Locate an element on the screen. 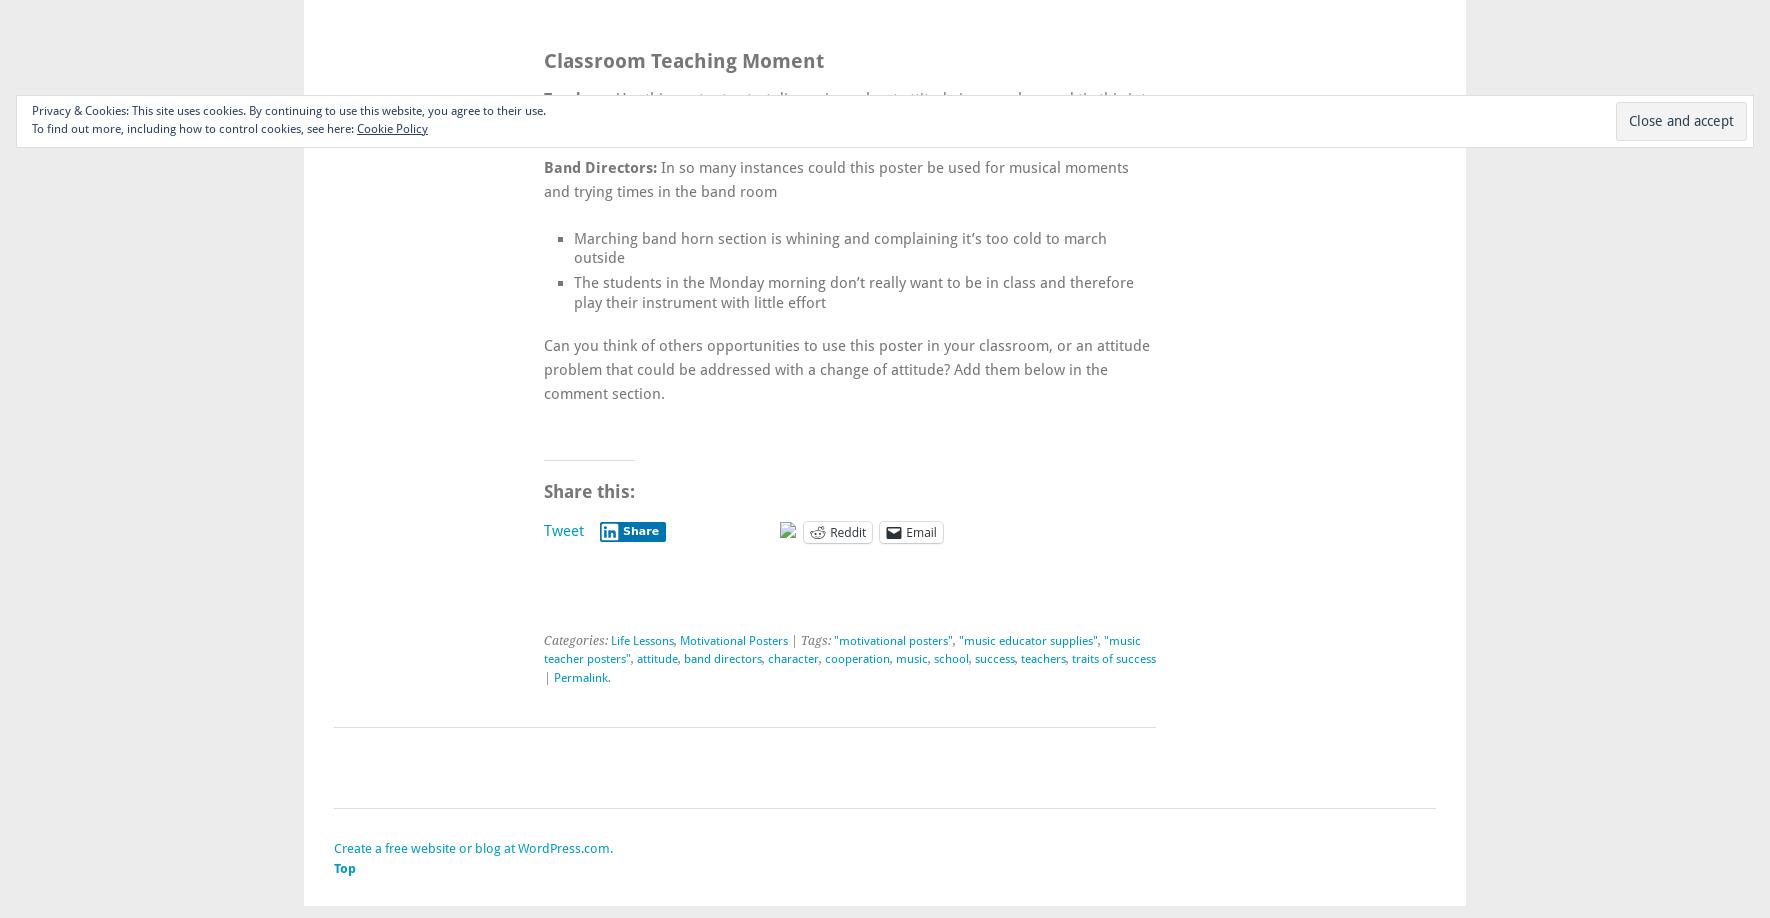 The height and width of the screenshot is (918, 1770). 'teachers' is located at coordinates (1019, 659).